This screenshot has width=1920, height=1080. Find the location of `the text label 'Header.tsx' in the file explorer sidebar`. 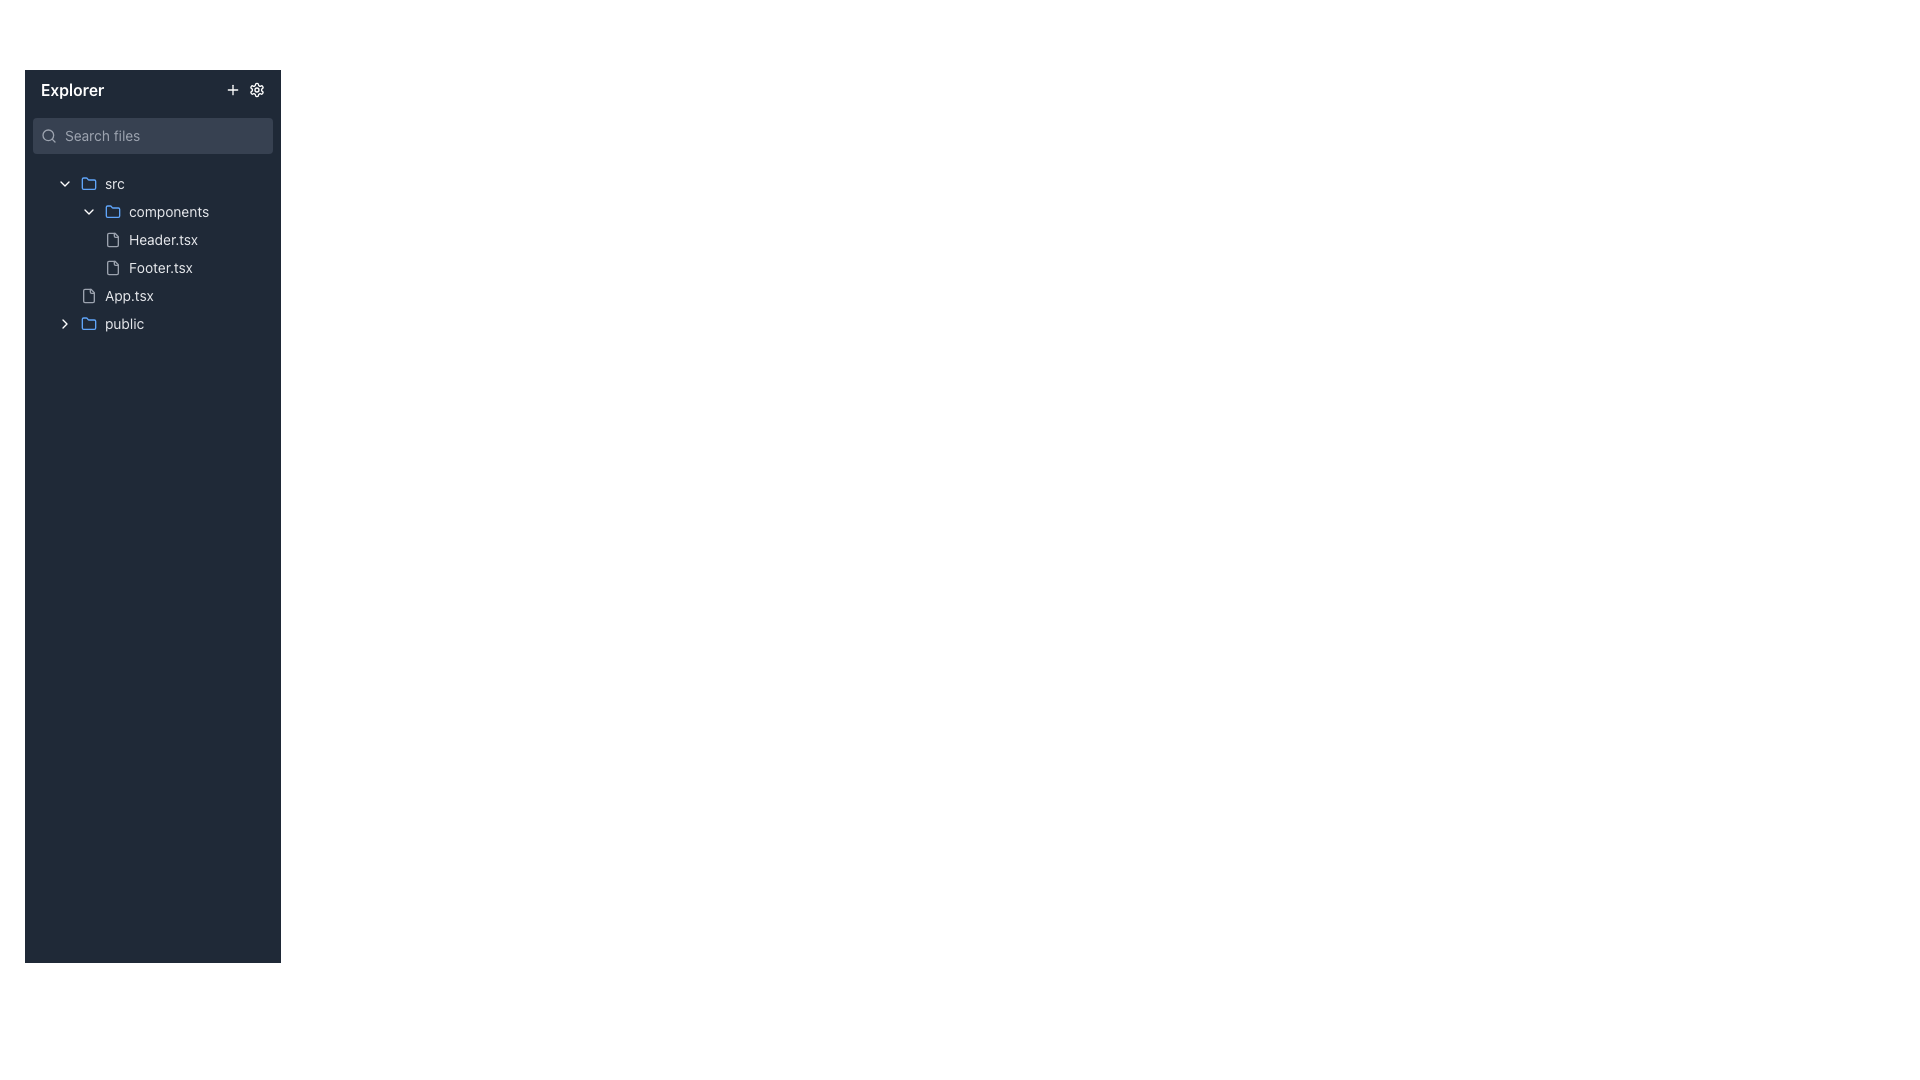

the text label 'Header.tsx' in the file explorer sidebar is located at coordinates (172, 238).